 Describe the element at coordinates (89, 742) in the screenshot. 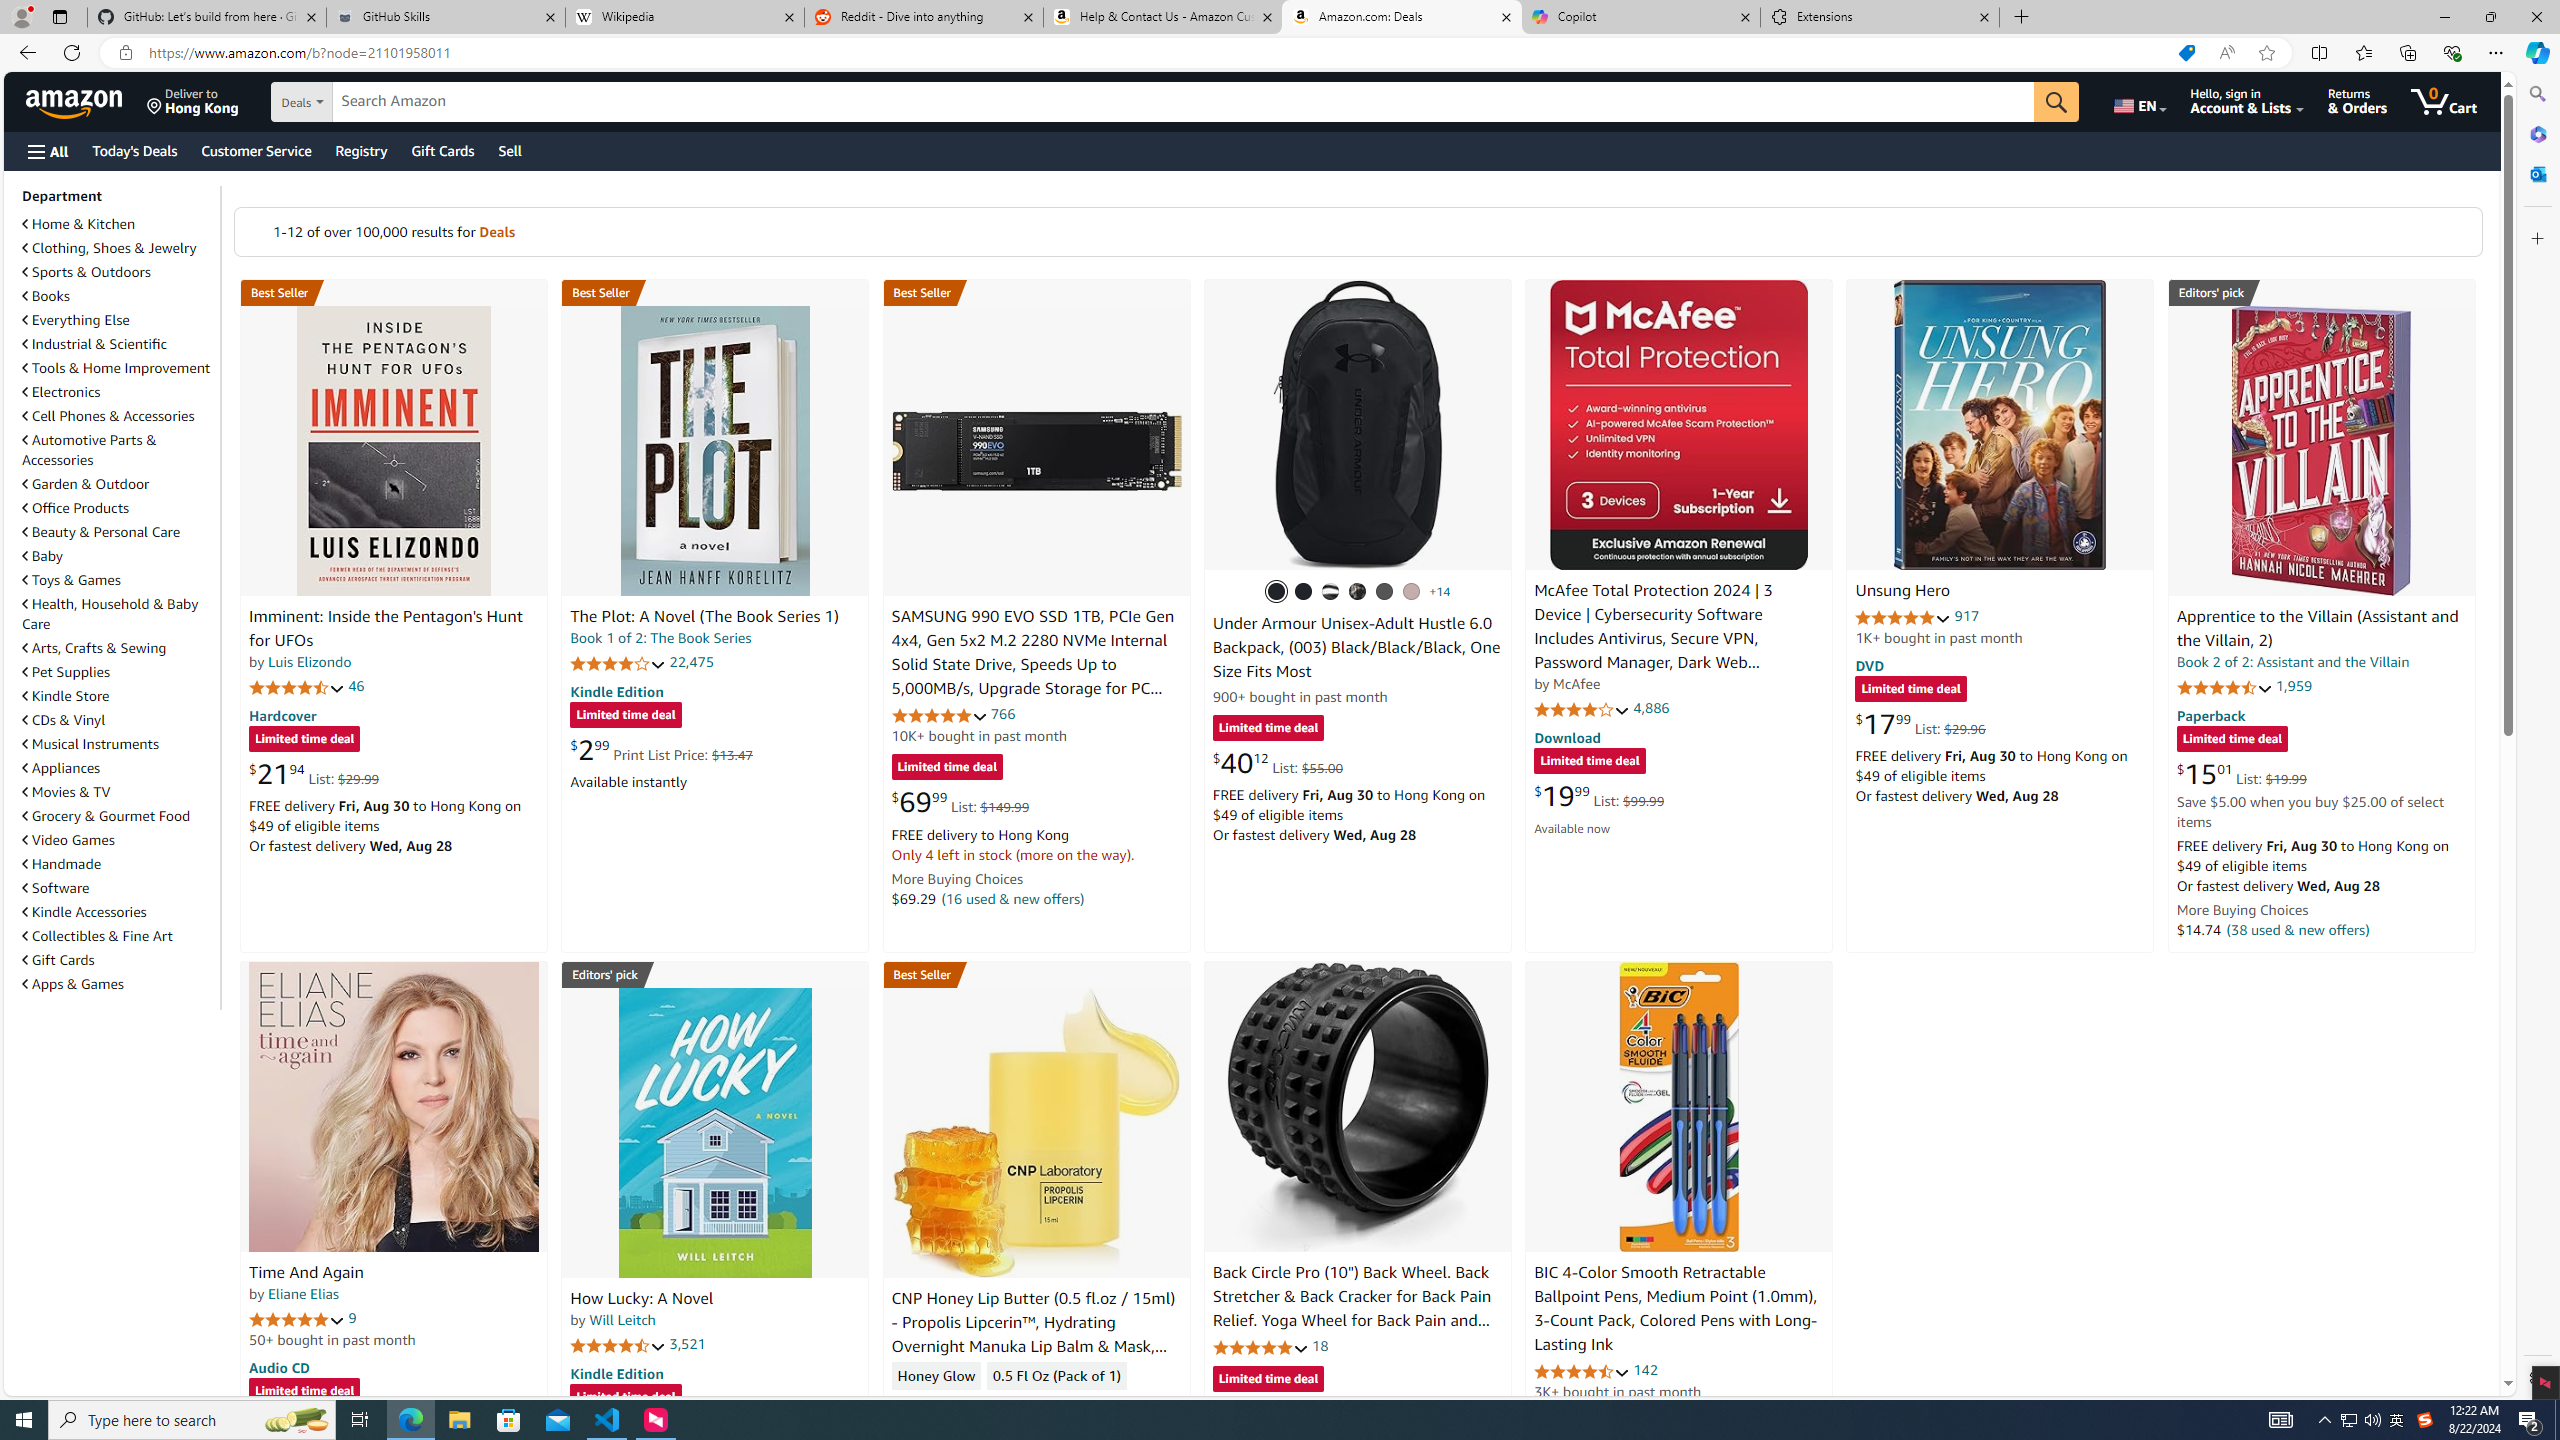

I see `'Musical Instruments'` at that location.